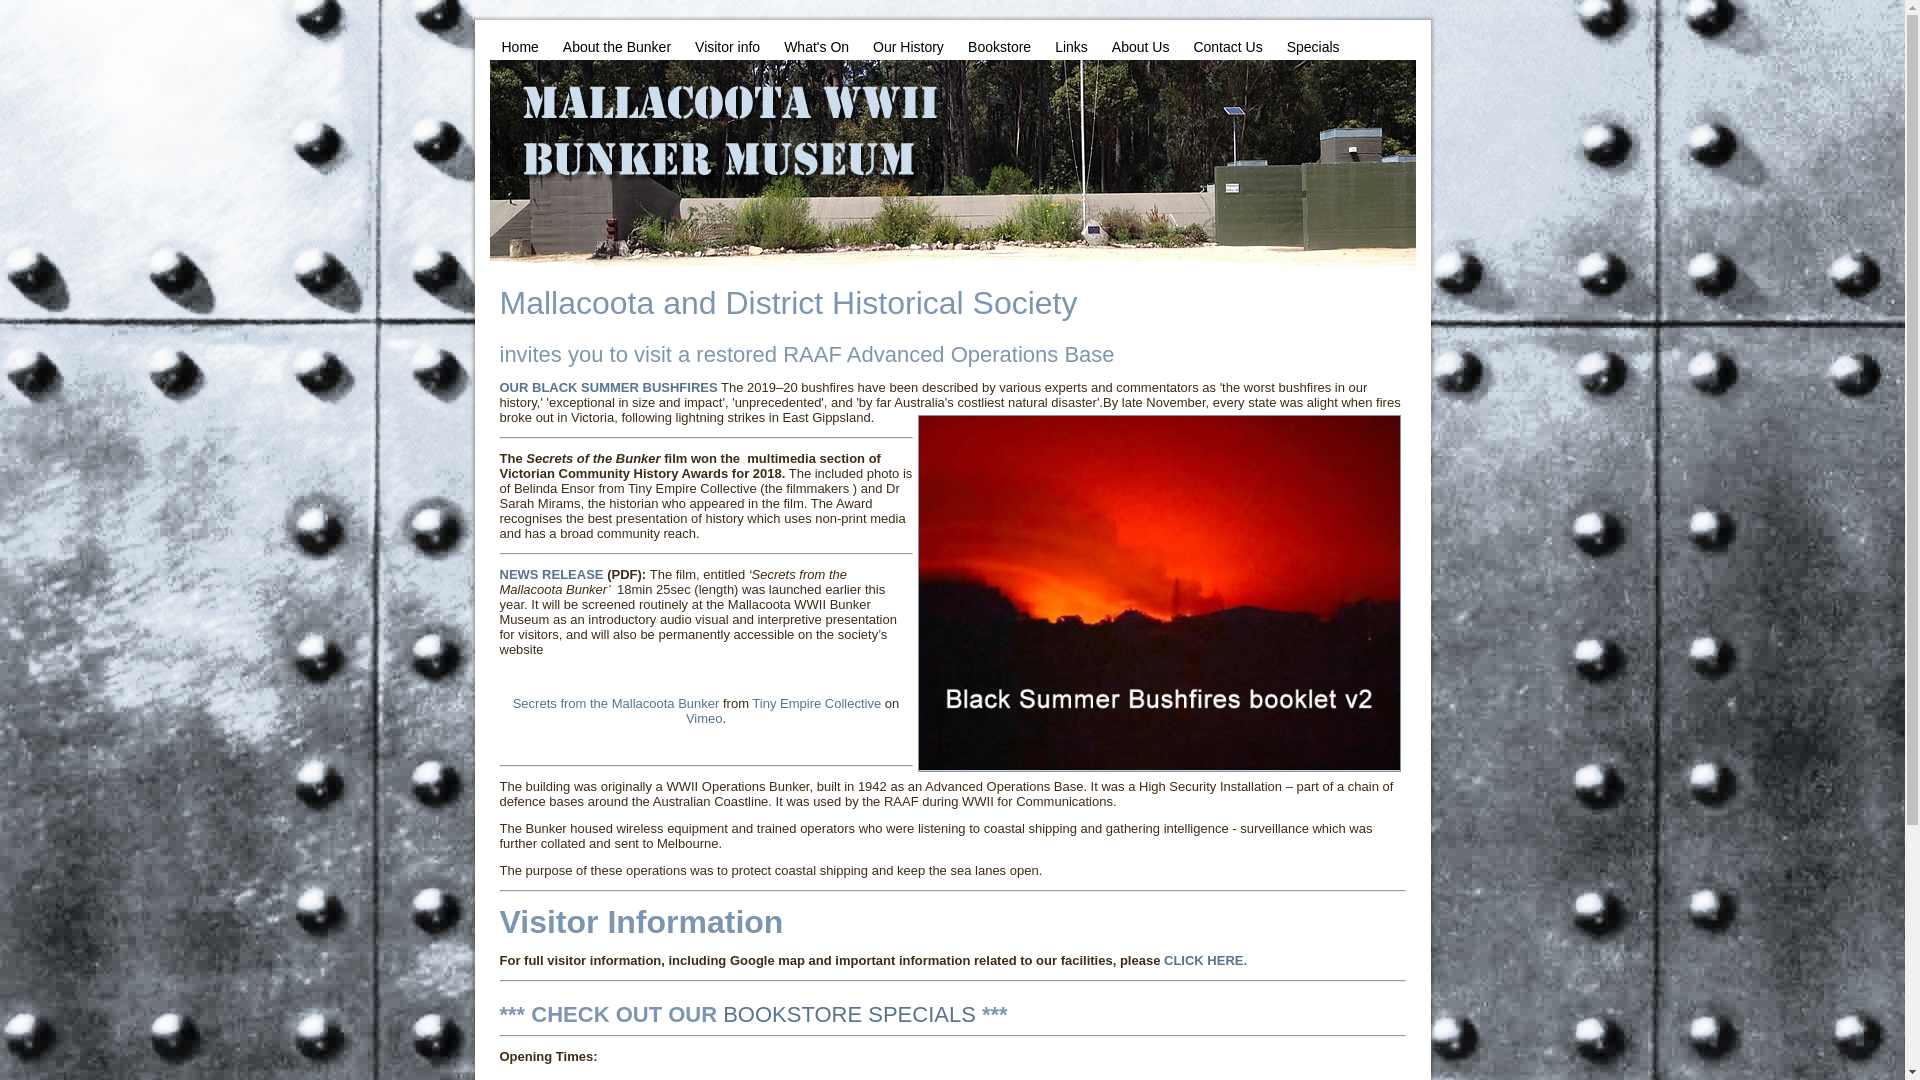 The width and height of the screenshot is (1920, 1080). What do you see at coordinates (520, 46) in the screenshot?
I see `'Home'` at bounding box center [520, 46].